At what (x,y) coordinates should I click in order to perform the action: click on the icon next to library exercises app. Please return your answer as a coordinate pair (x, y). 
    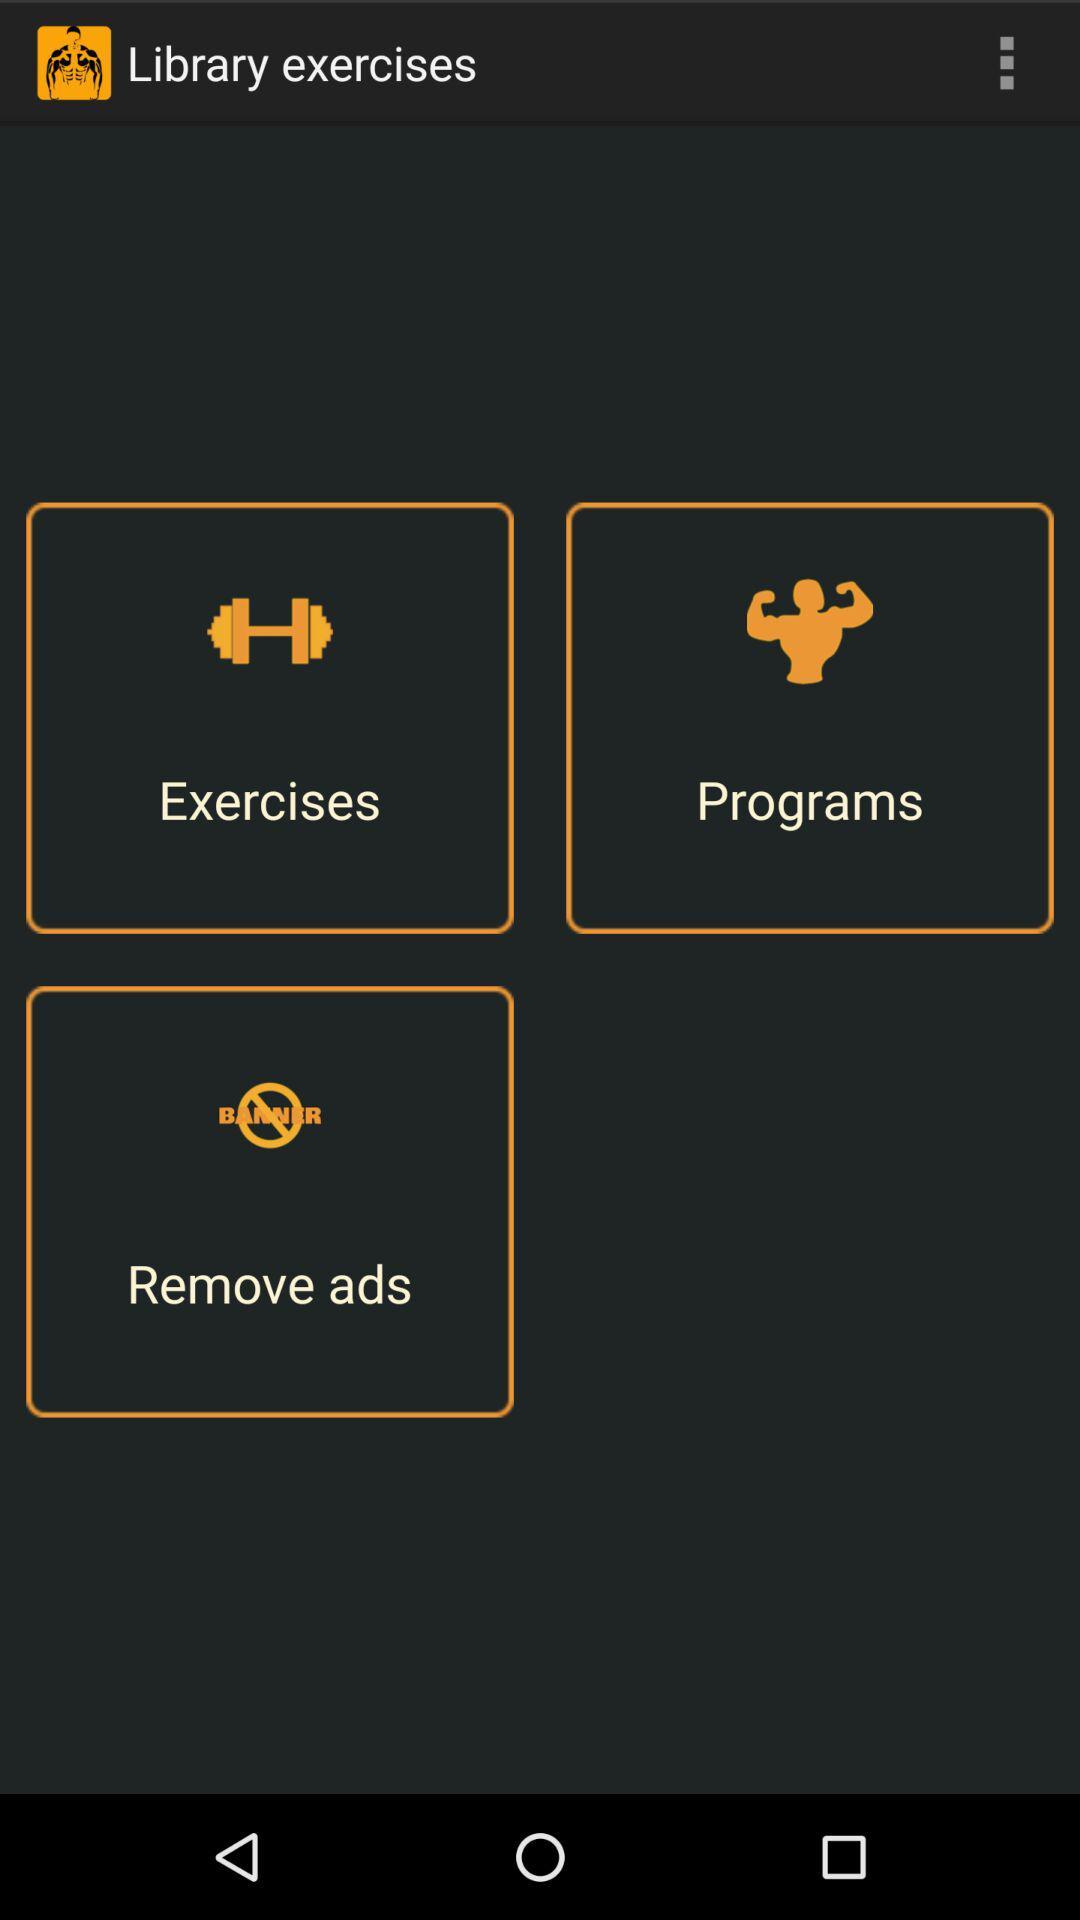
    Looking at the image, I should click on (1006, 62).